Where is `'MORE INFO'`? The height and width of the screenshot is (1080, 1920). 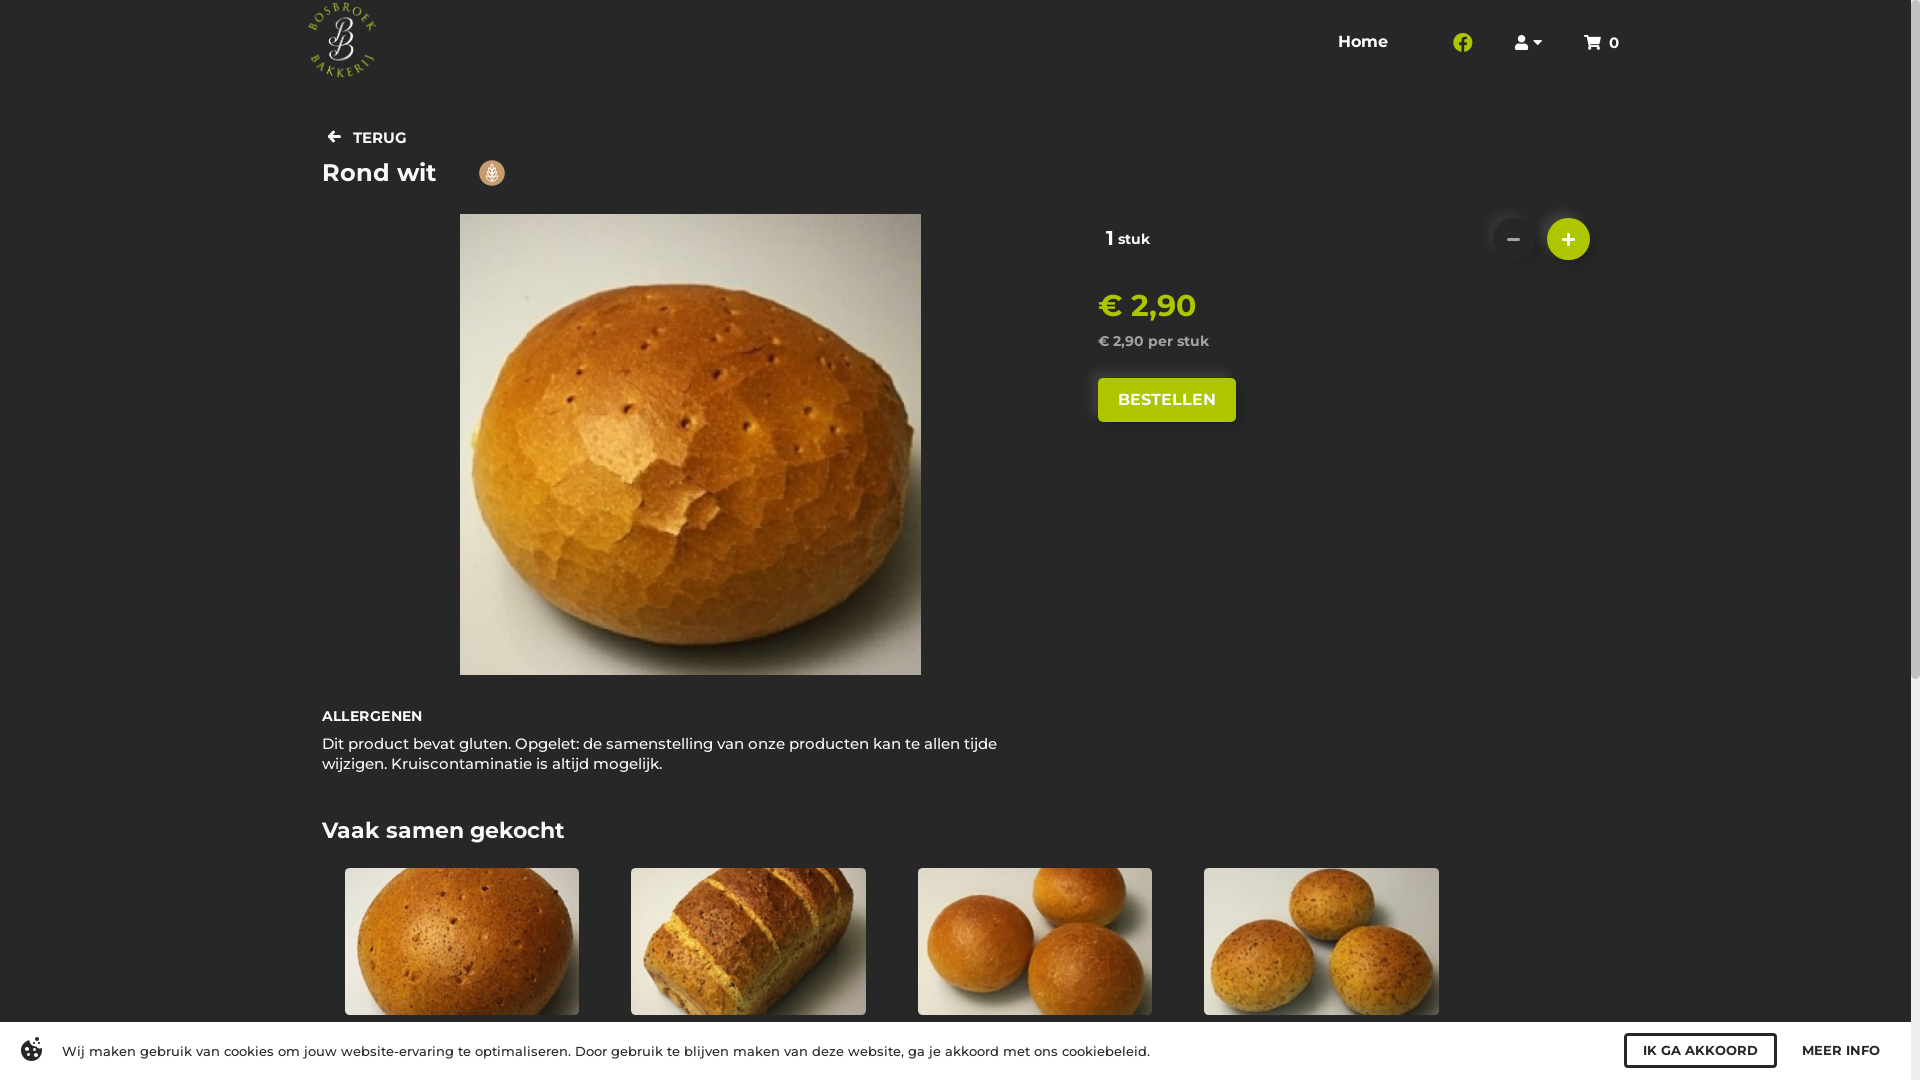
'MORE INFO' is located at coordinates (1847, 1049).